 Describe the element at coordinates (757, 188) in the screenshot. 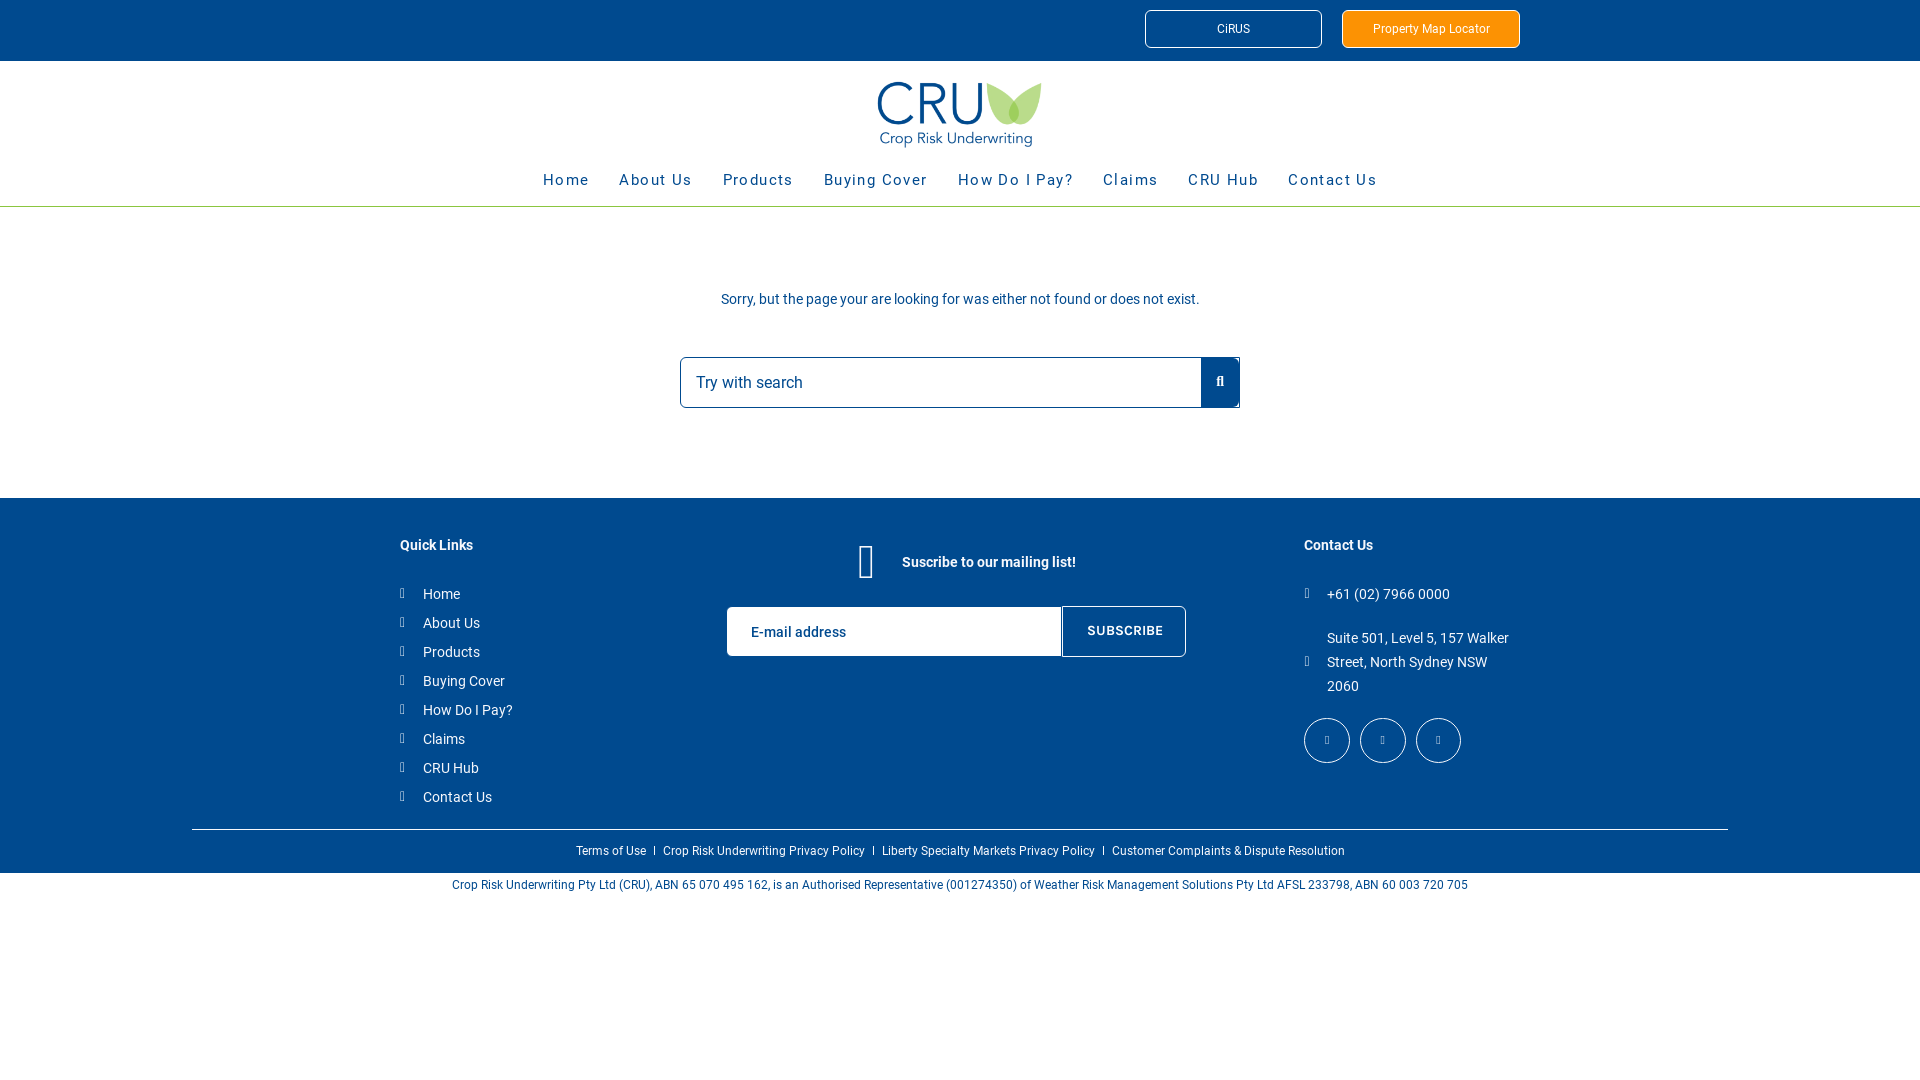

I see `'Products'` at that location.